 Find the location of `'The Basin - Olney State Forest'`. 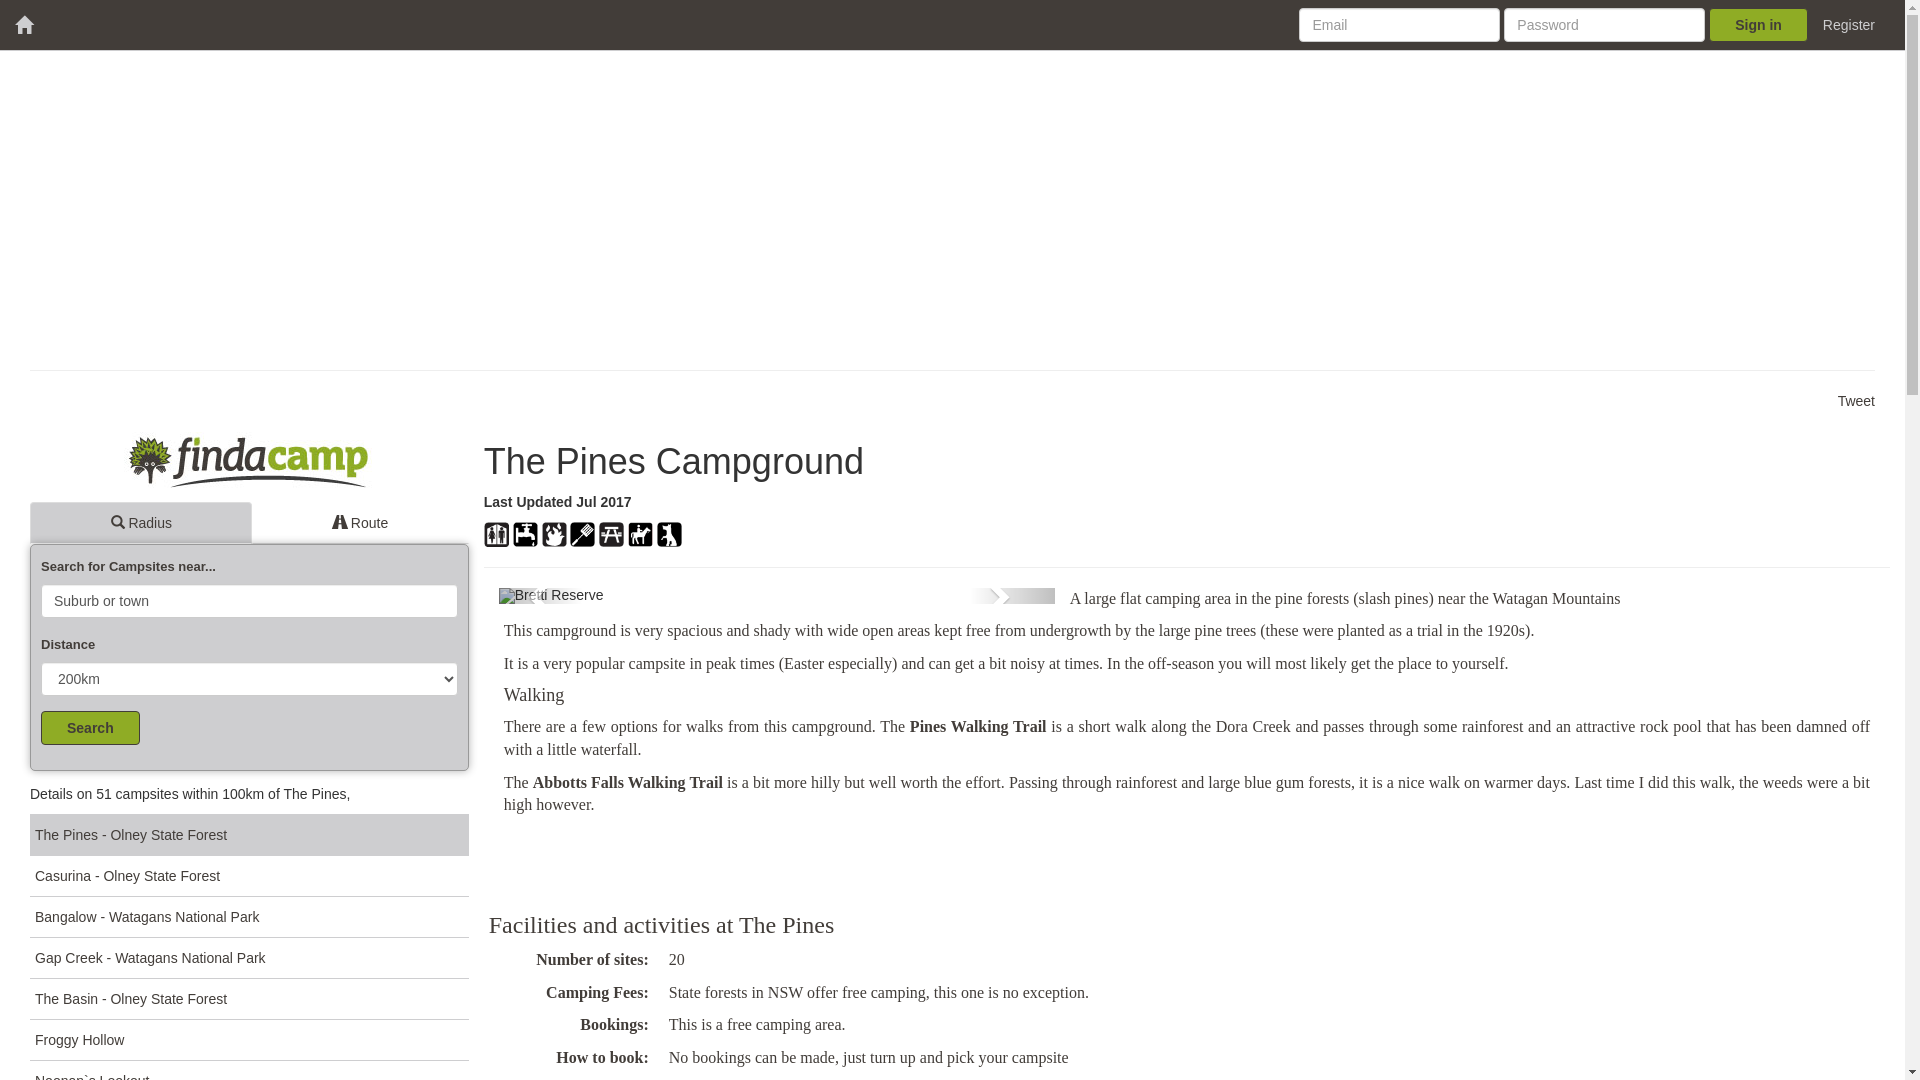

'The Basin - Olney State Forest' is located at coordinates (248, 998).